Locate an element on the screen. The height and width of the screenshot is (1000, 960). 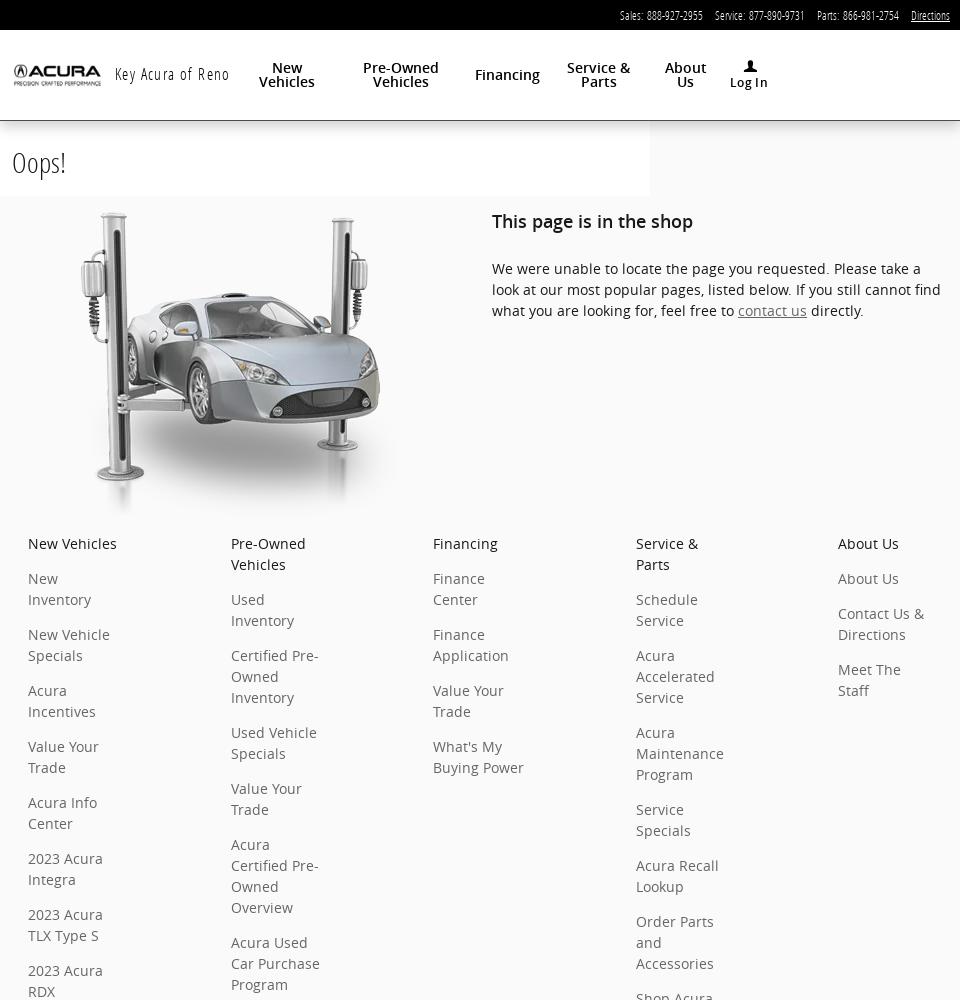
'Acura Info Center' is located at coordinates (27, 812).